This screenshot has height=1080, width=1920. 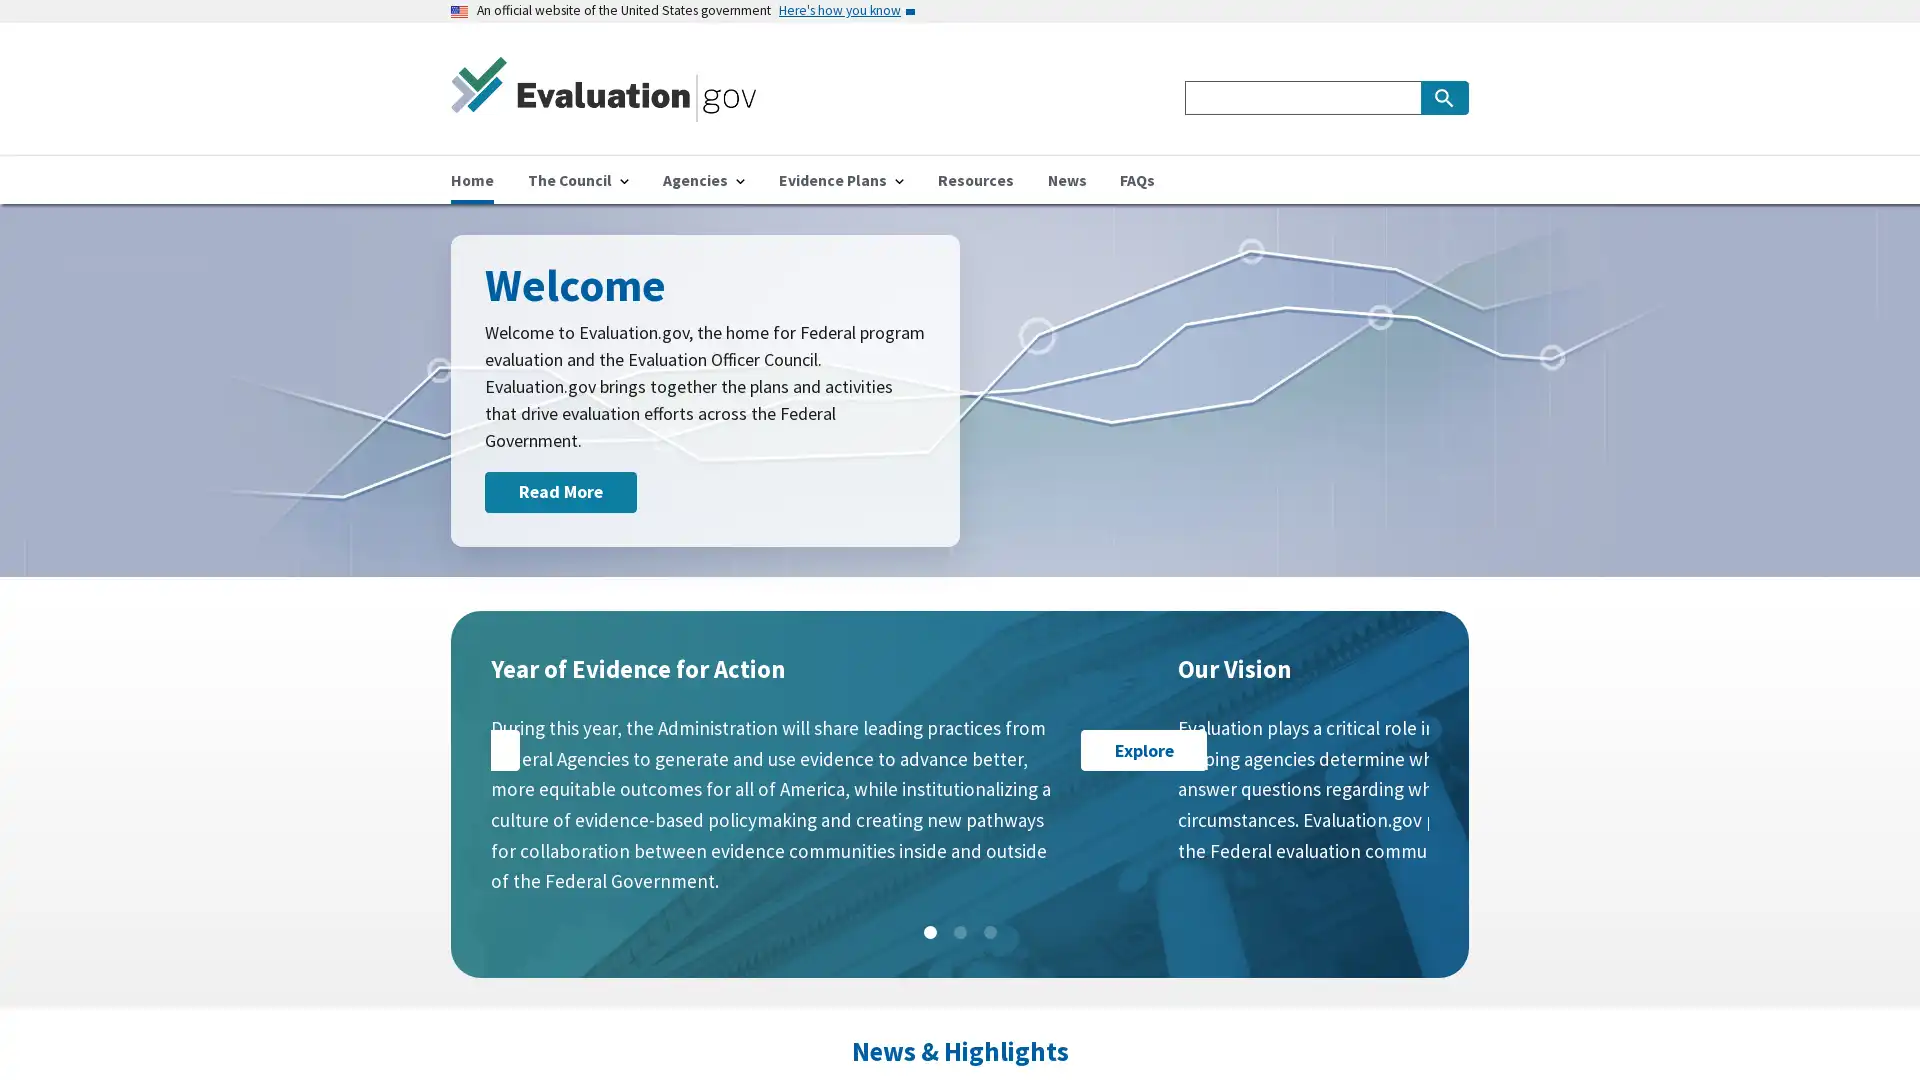 What do you see at coordinates (577, 180) in the screenshot?
I see `The Council` at bounding box center [577, 180].